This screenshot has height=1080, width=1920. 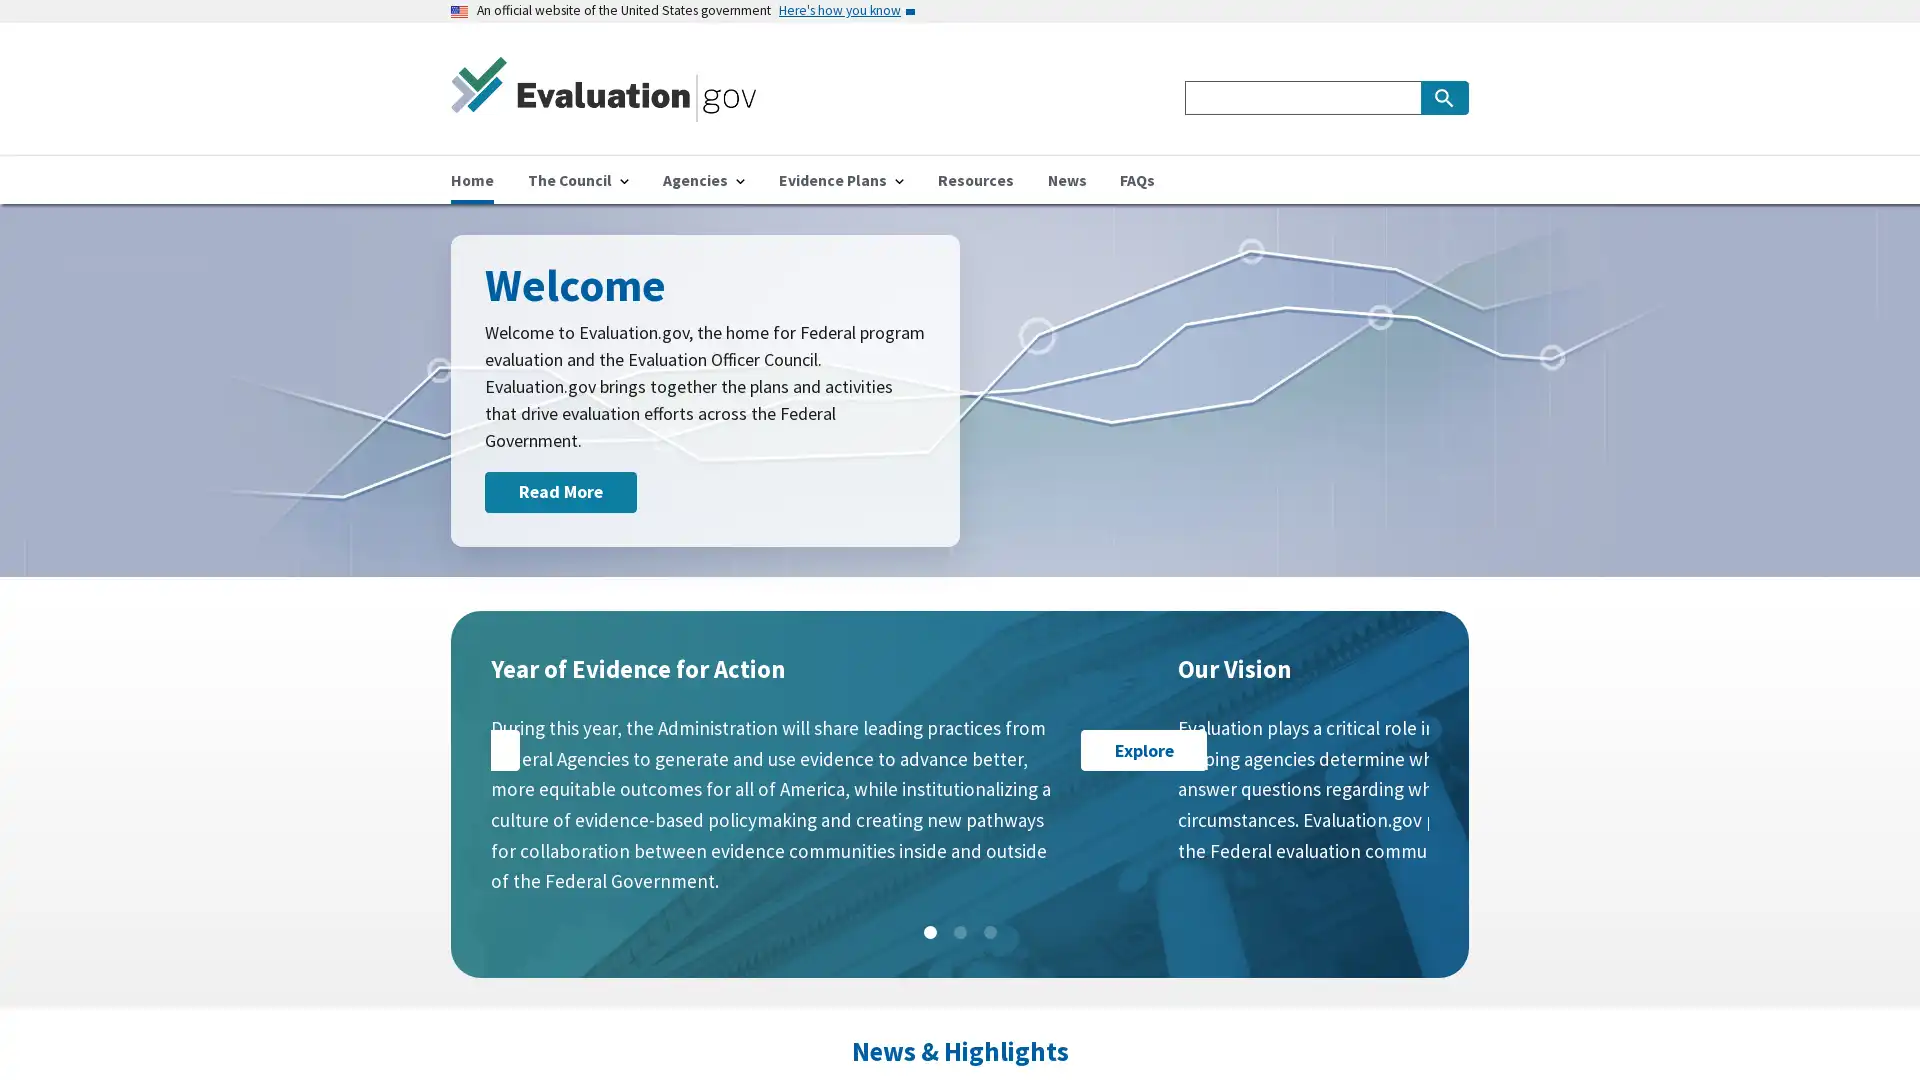 What do you see at coordinates (577, 180) in the screenshot?
I see `The Council` at bounding box center [577, 180].